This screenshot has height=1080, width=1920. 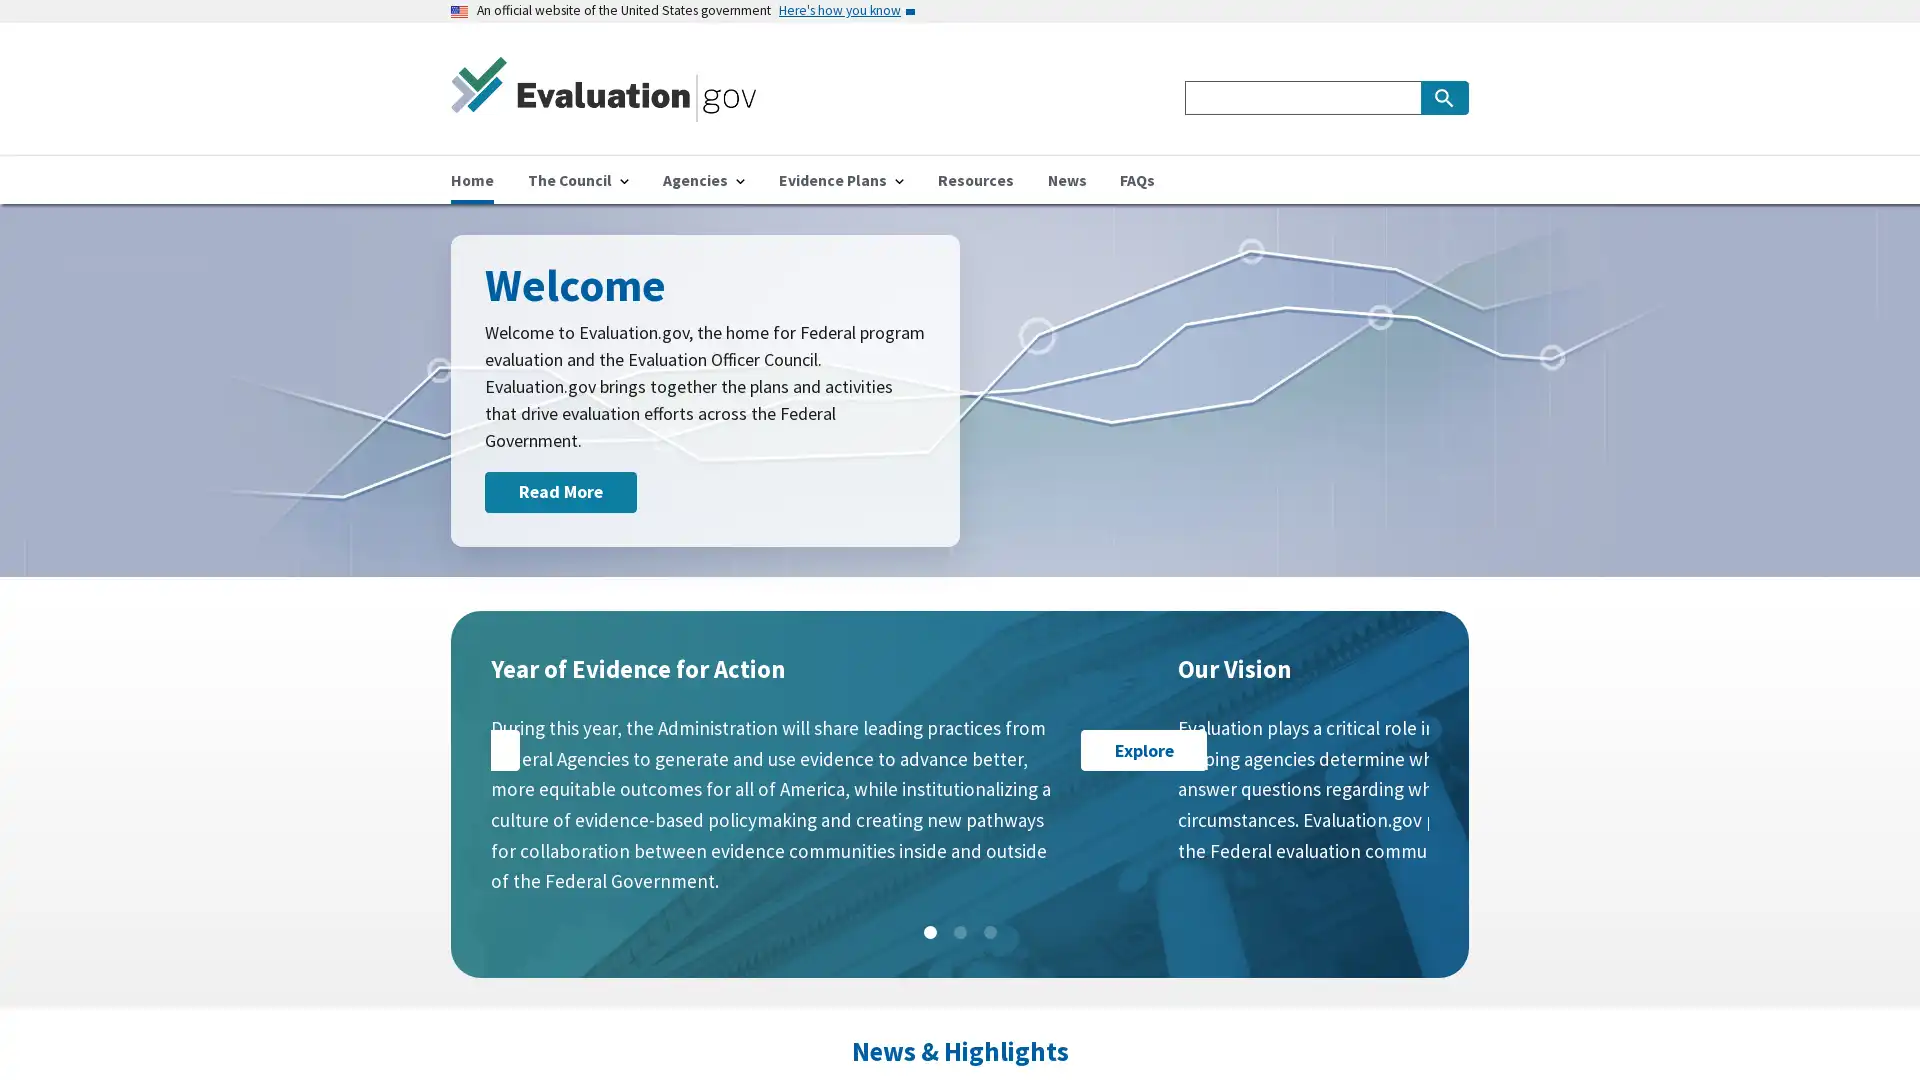 What do you see at coordinates (577, 180) in the screenshot?
I see `The Council` at bounding box center [577, 180].